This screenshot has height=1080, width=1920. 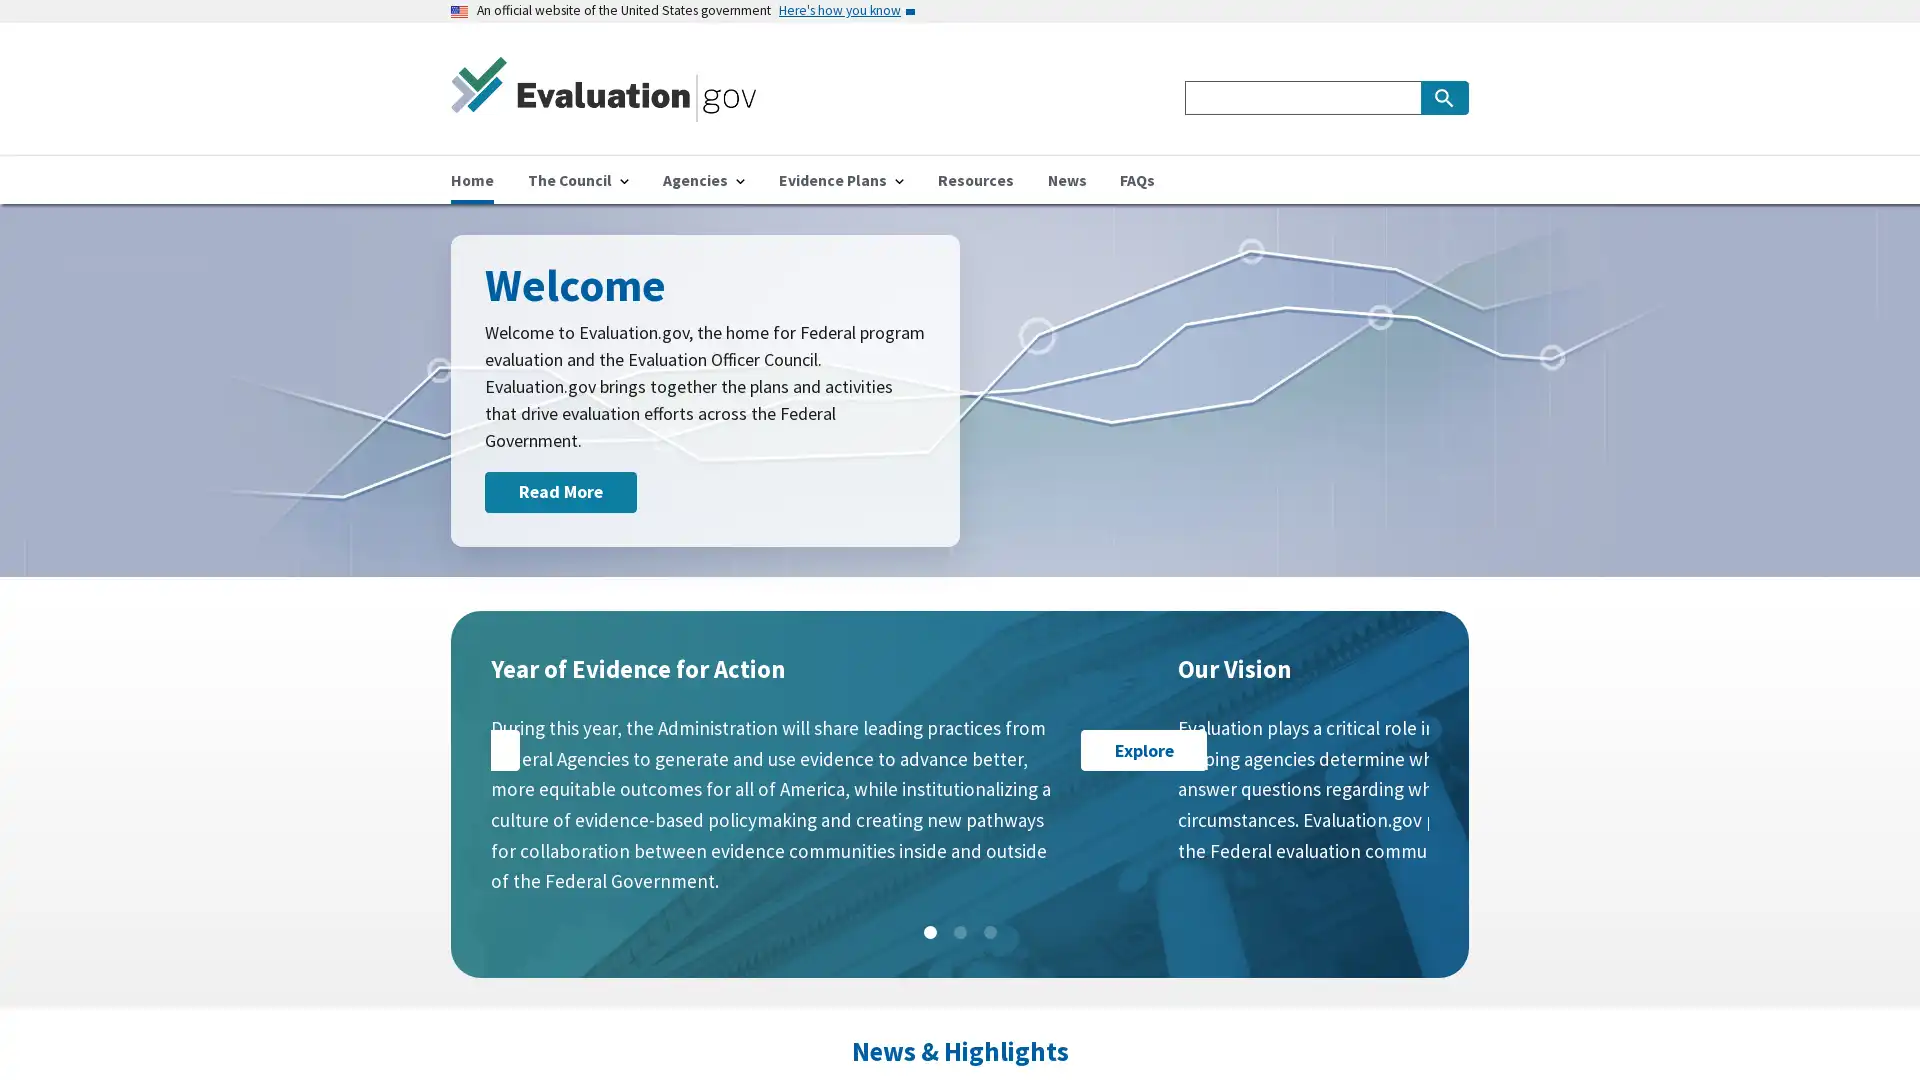 What do you see at coordinates (577, 180) in the screenshot?
I see `The Council` at bounding box center [577, 180].